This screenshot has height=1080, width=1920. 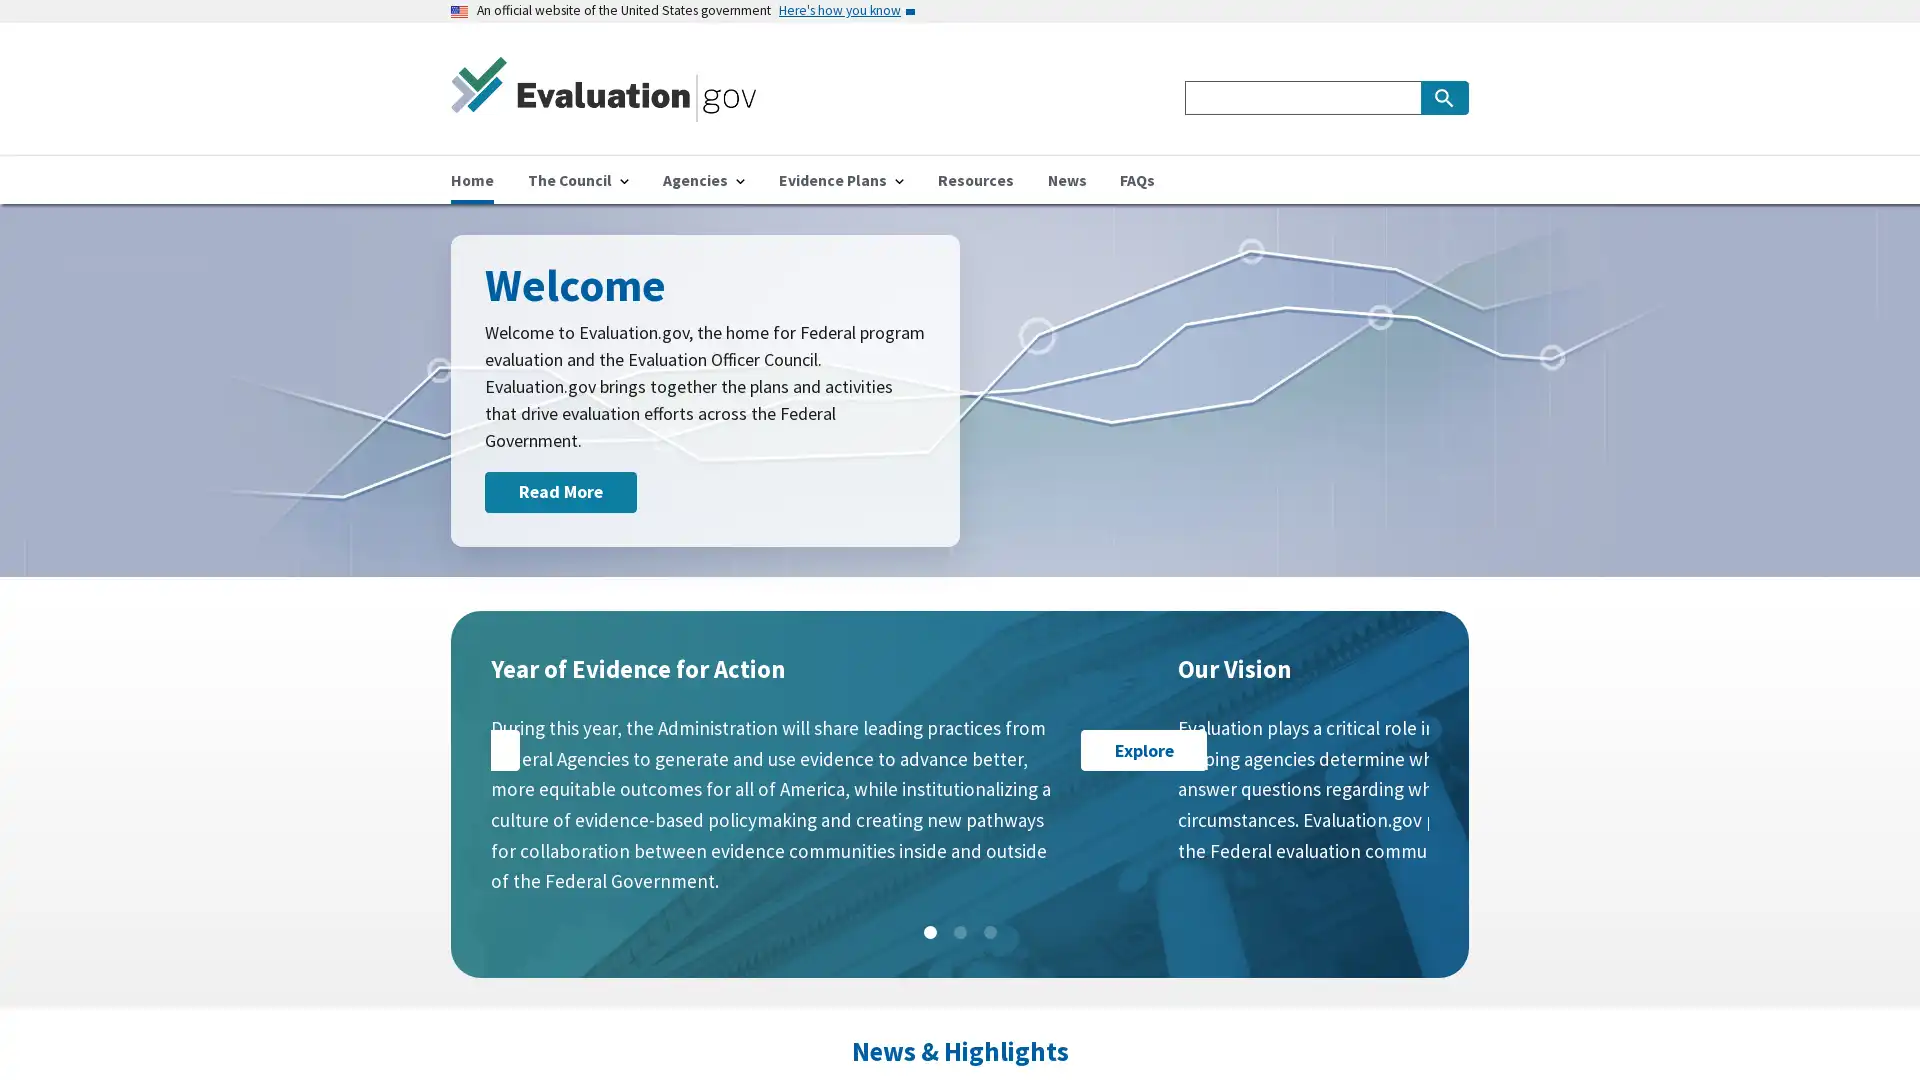 What do you see at coordinates (577, 180) in the screenshot?
I see `The Council` at bounding box center [577, 180].